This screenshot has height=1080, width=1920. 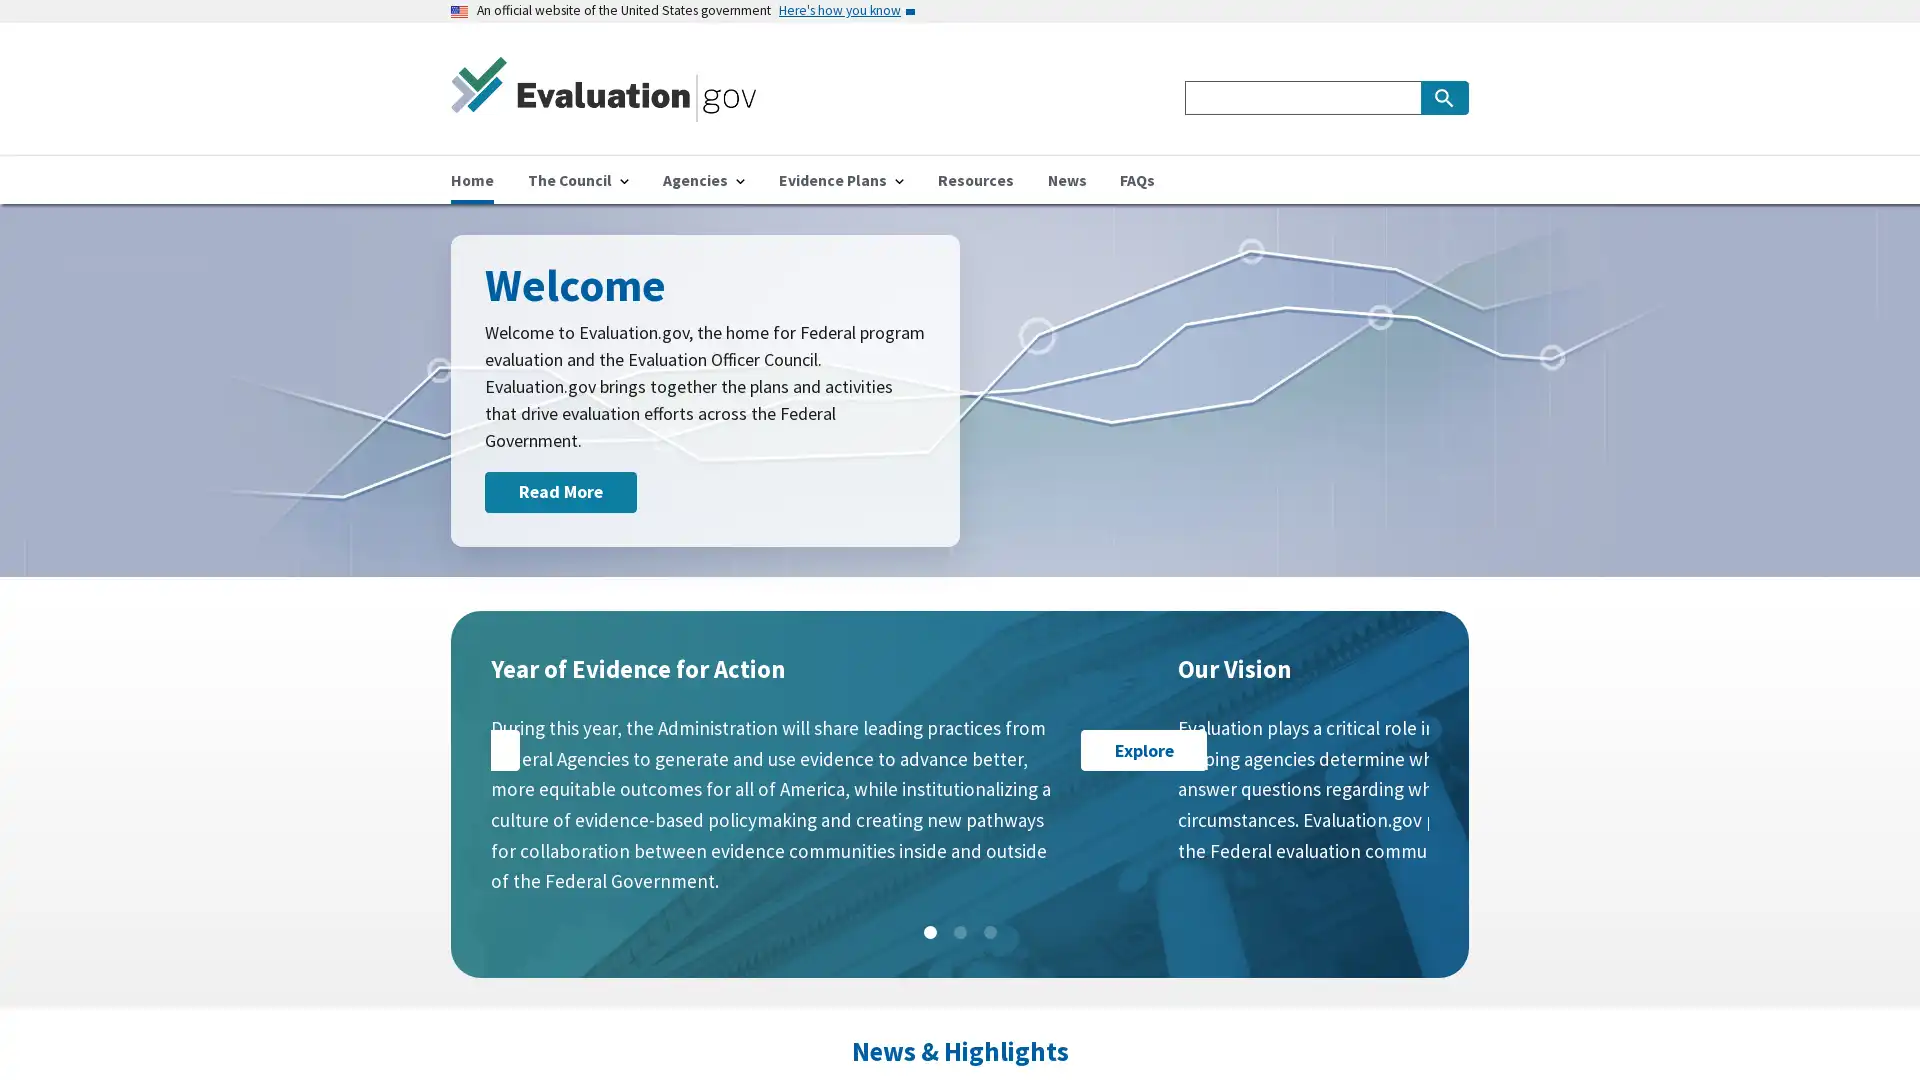 What do you see at coordinates (577, 180) in the screenshot?
I see `The Council` at bounding box center [577, 180].